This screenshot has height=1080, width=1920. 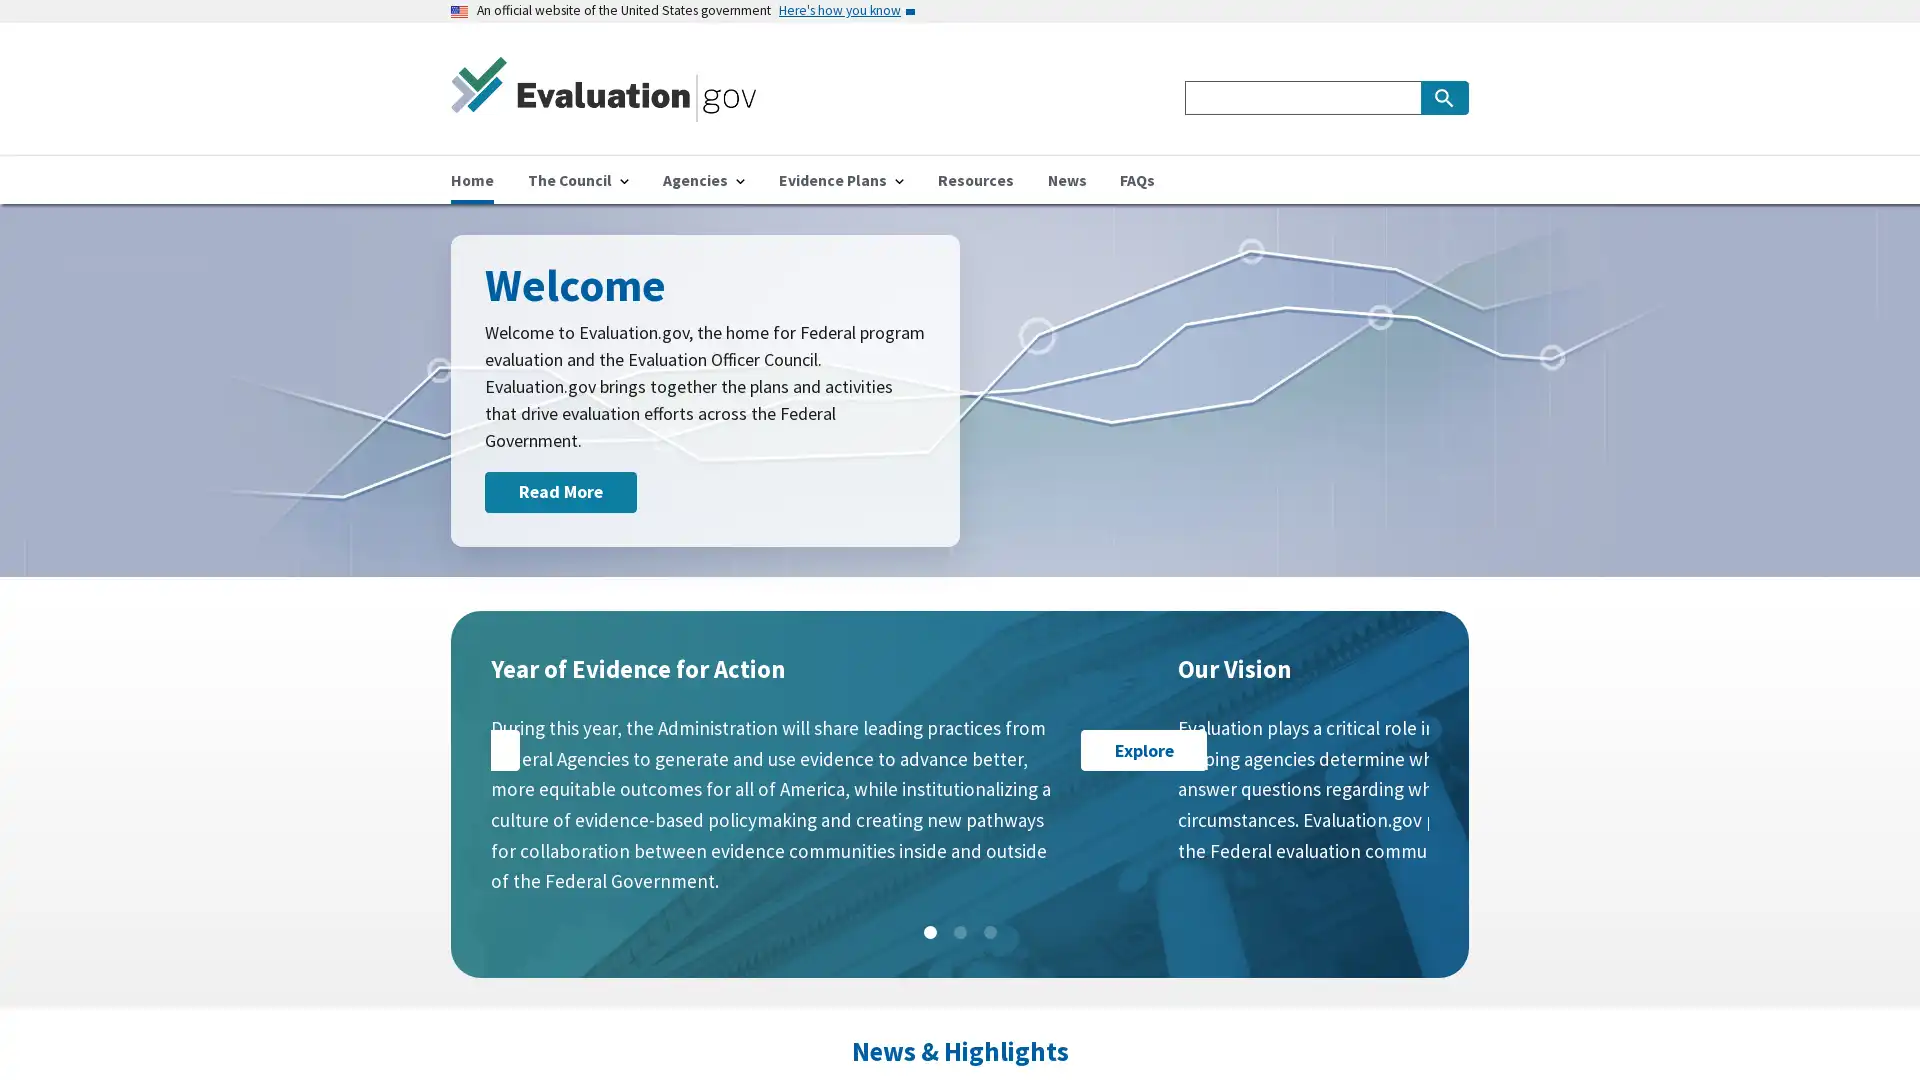 What do you see at coordinates (577, 180) in the screenshot?
I see `The Council` at bounding box center [577, 180].